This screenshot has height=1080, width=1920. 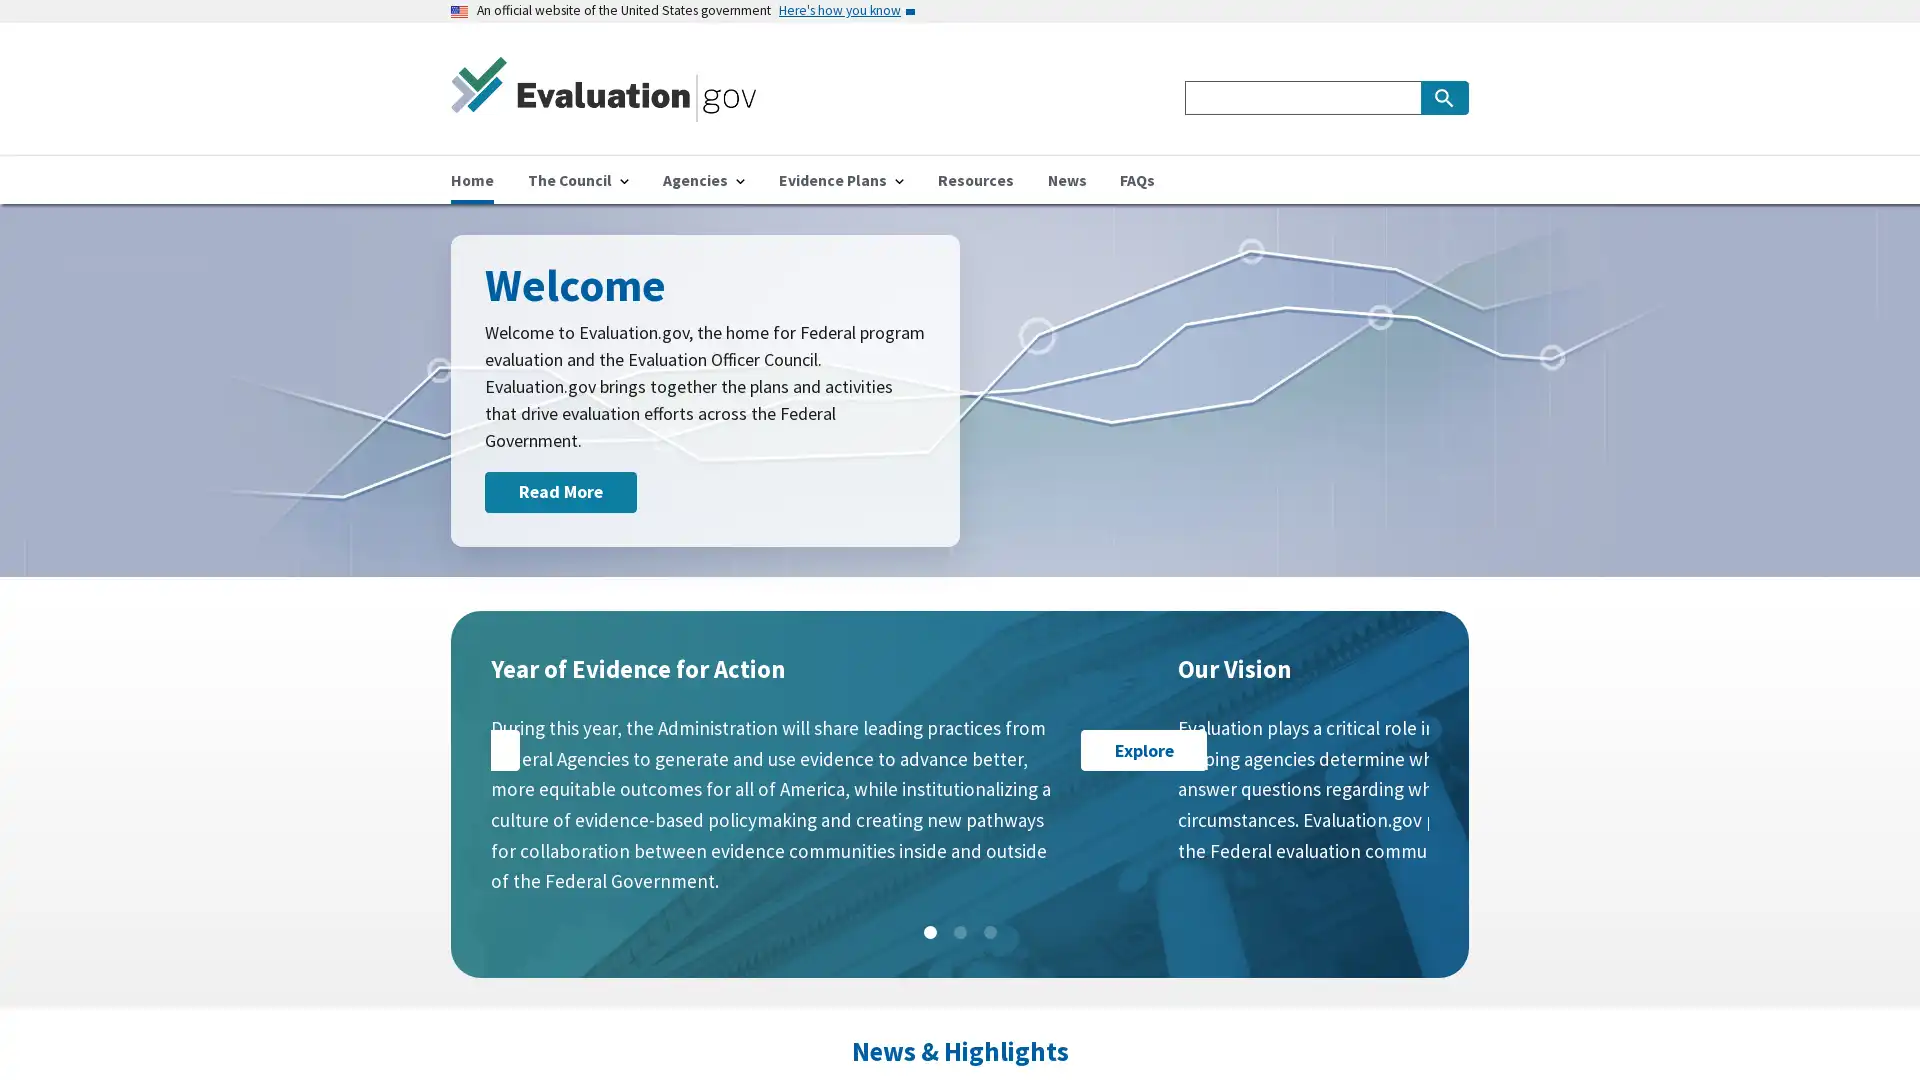 What do you see at coordinates (577, 180) in the screenshot?
I see `The Council` at bounding box center [577, 180].